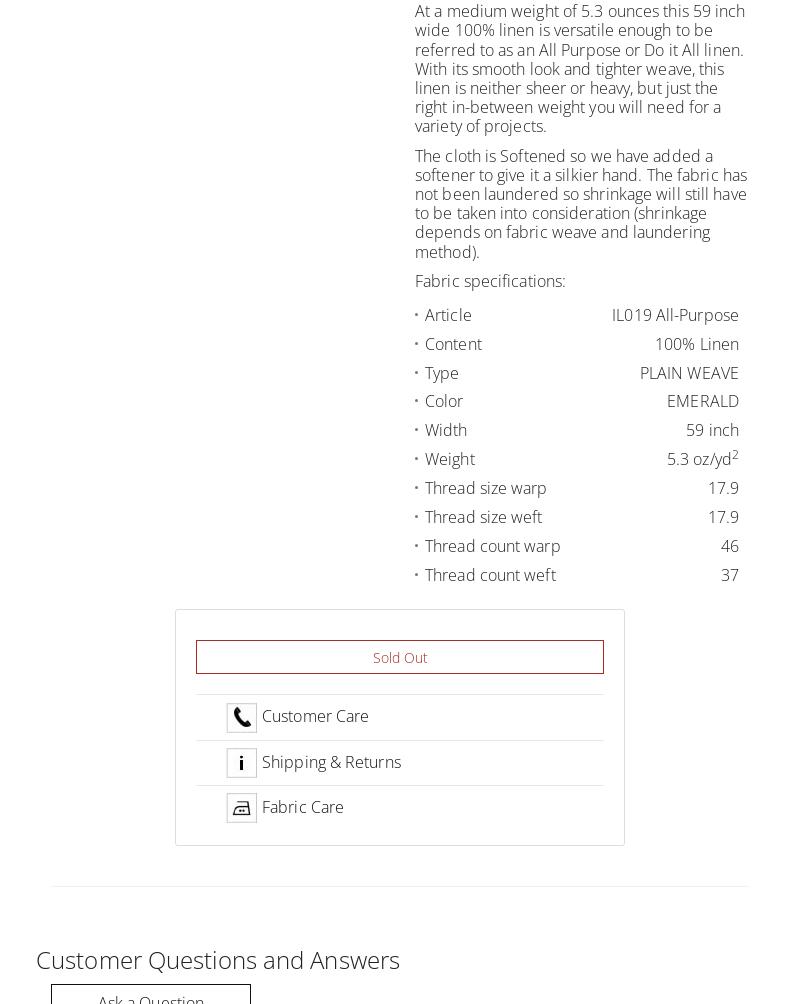  I want to click on 'Type', so click(441, 371).